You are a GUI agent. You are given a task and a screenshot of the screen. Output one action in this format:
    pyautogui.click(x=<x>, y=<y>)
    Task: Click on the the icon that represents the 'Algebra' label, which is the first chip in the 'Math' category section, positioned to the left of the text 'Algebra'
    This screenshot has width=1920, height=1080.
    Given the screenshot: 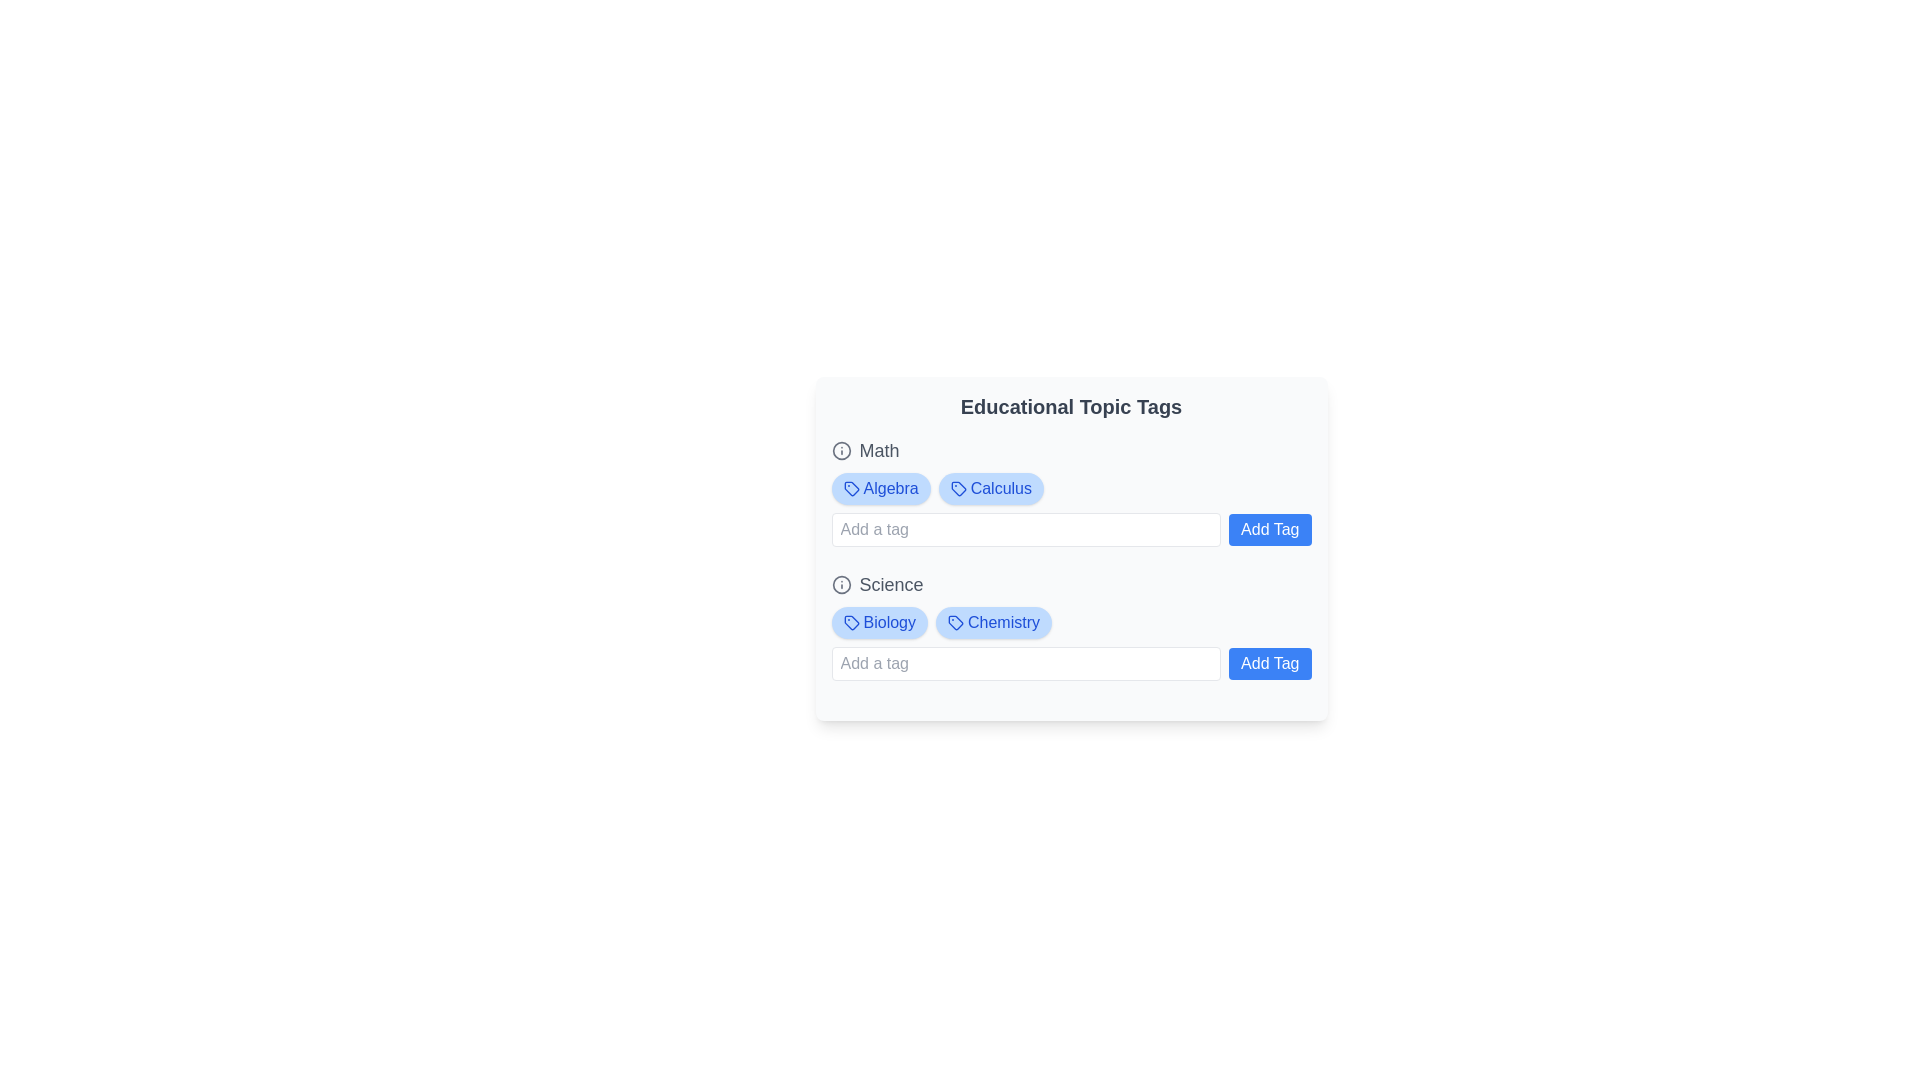 What is the action you would take?
    pyautogui.click(x=851, y=489)
    